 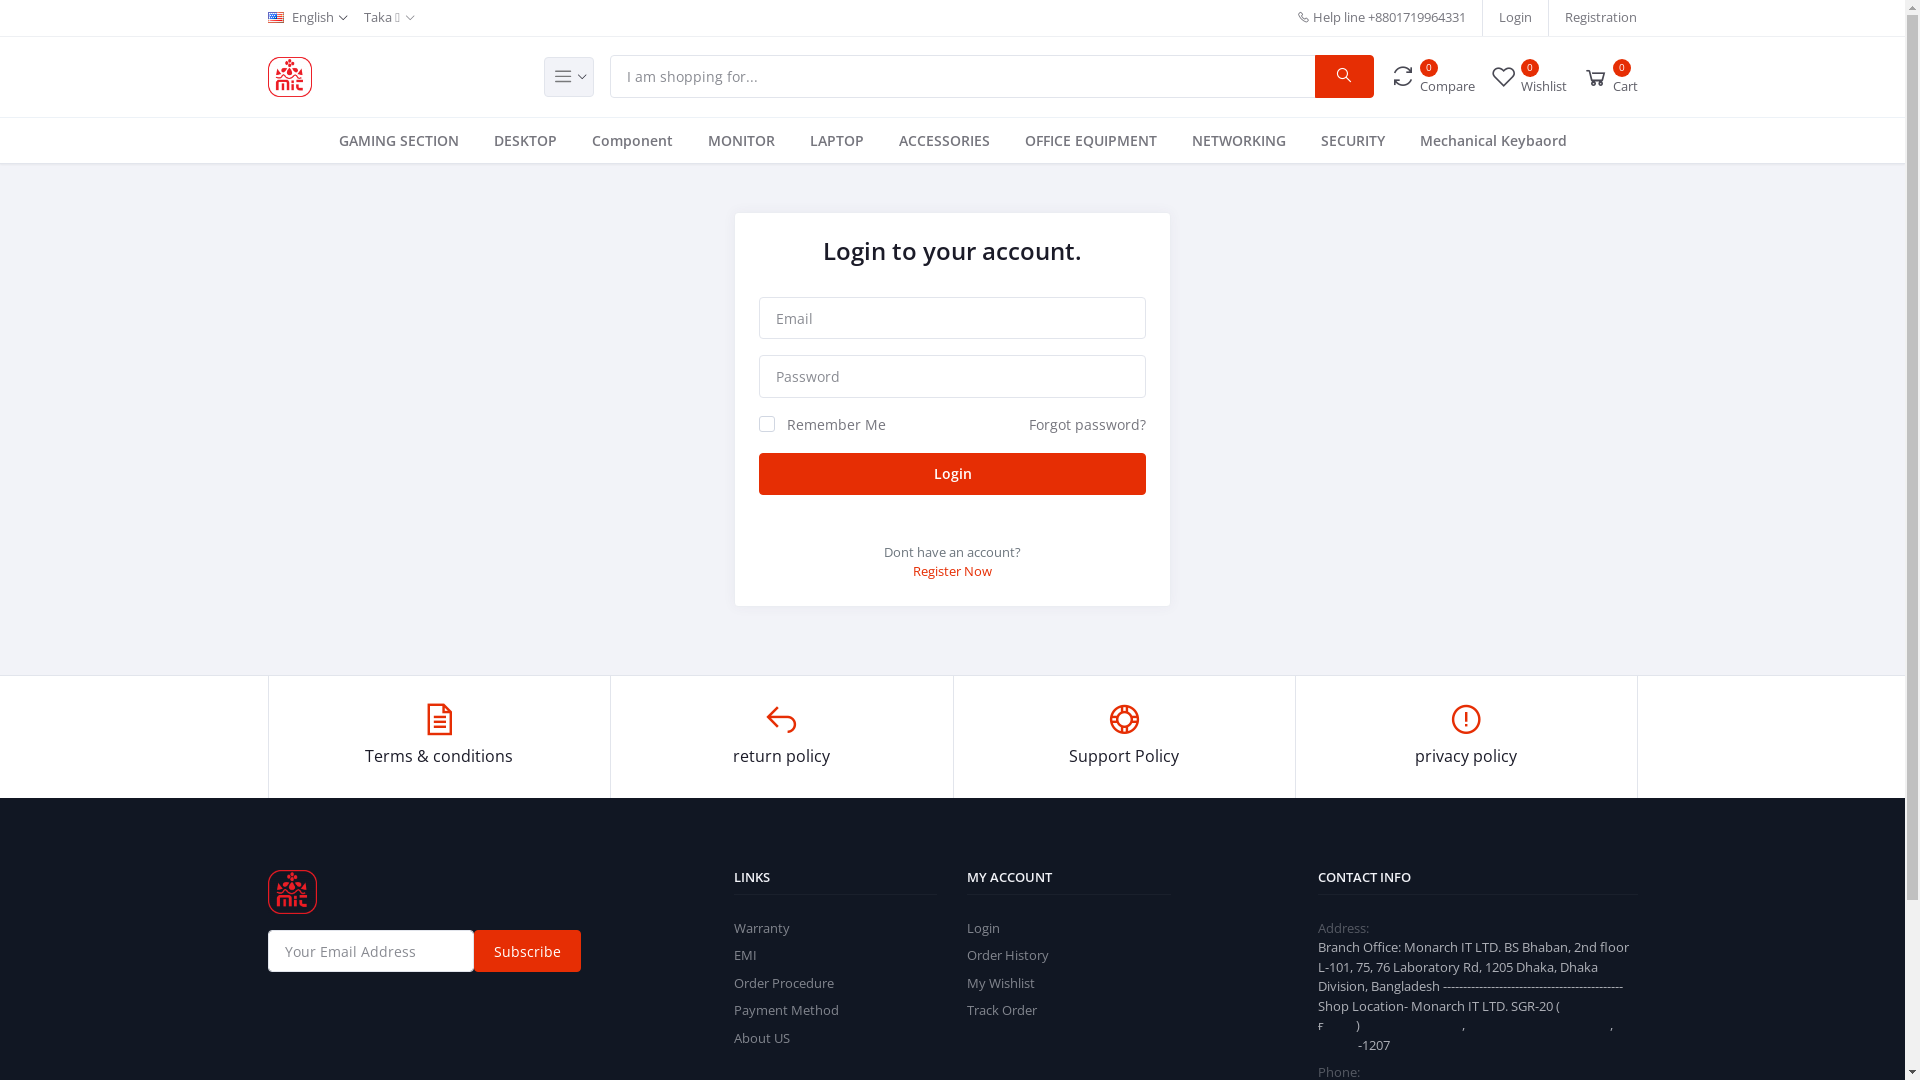 I want to click on 'English', so click(x=307, y=18).